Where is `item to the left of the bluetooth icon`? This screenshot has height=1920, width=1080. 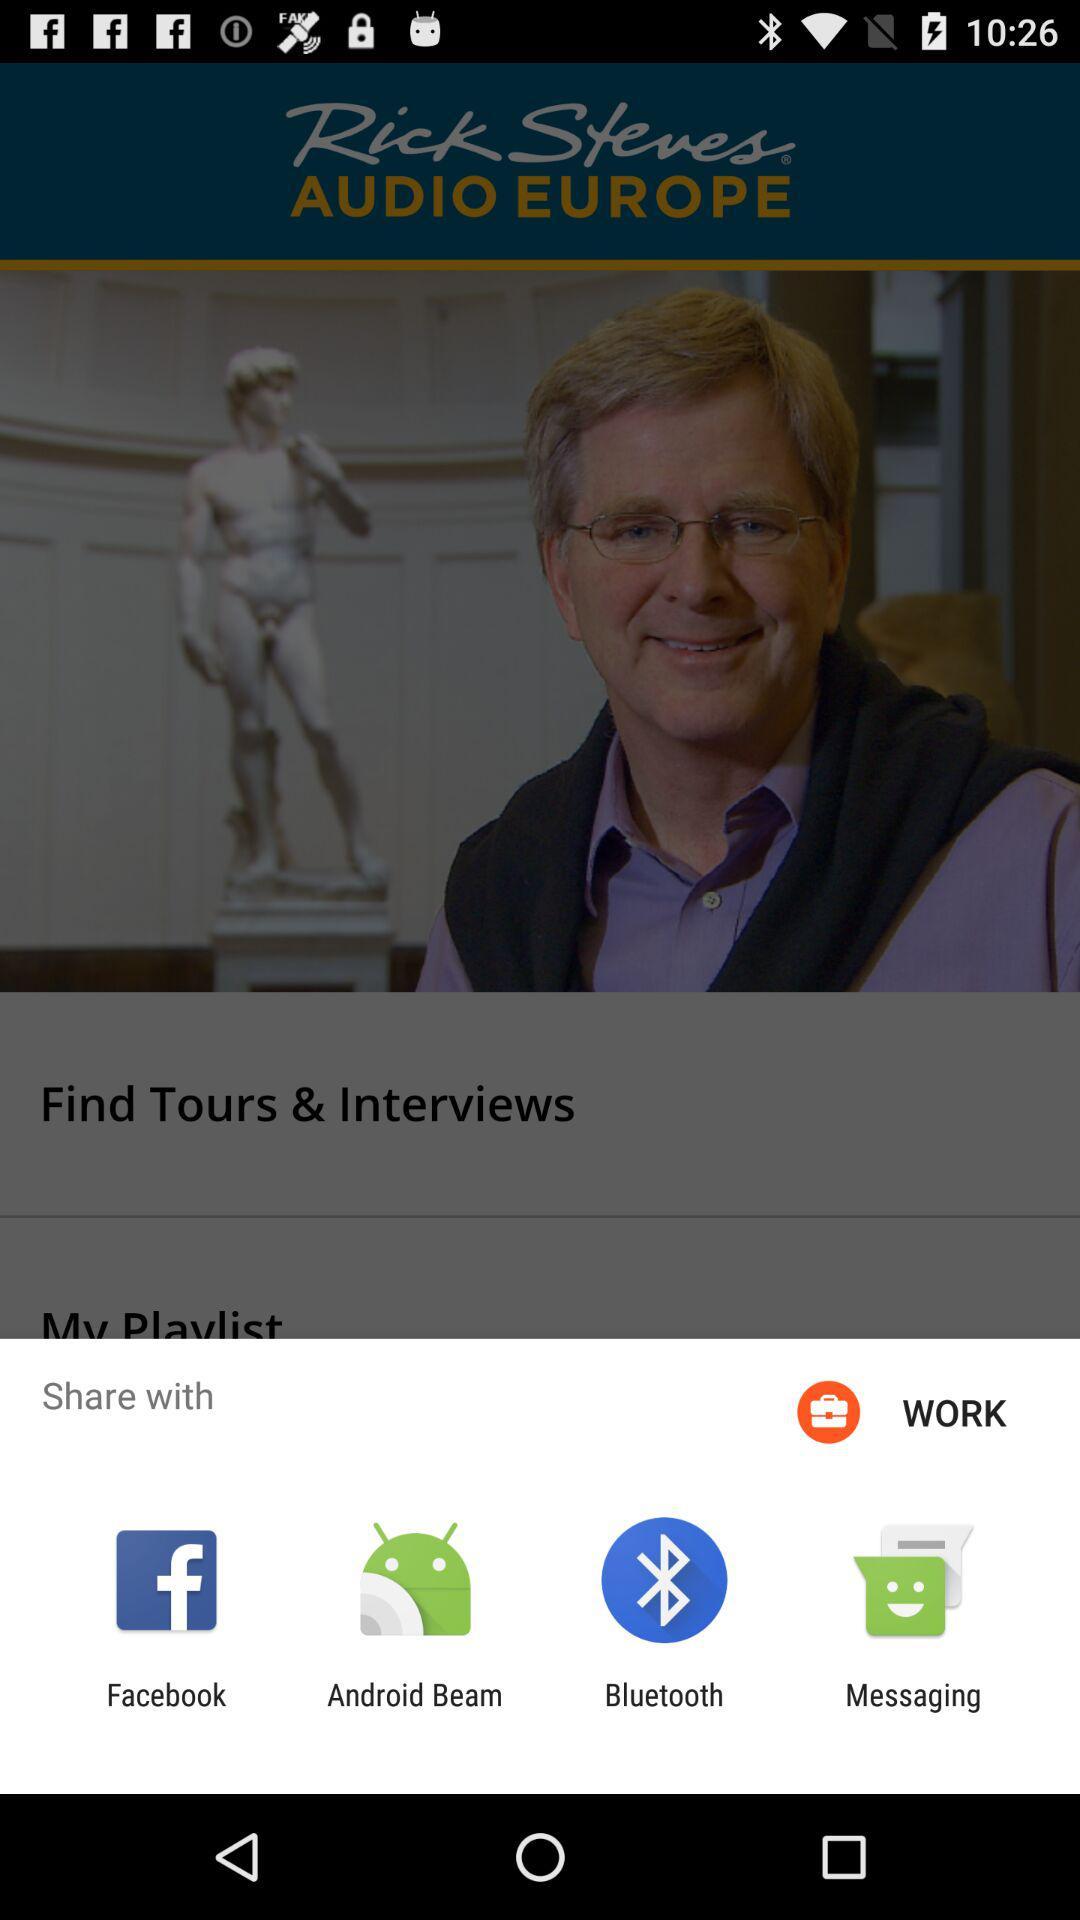
item to the left of the bluetooth icon is located at coordinates (414, 1711).